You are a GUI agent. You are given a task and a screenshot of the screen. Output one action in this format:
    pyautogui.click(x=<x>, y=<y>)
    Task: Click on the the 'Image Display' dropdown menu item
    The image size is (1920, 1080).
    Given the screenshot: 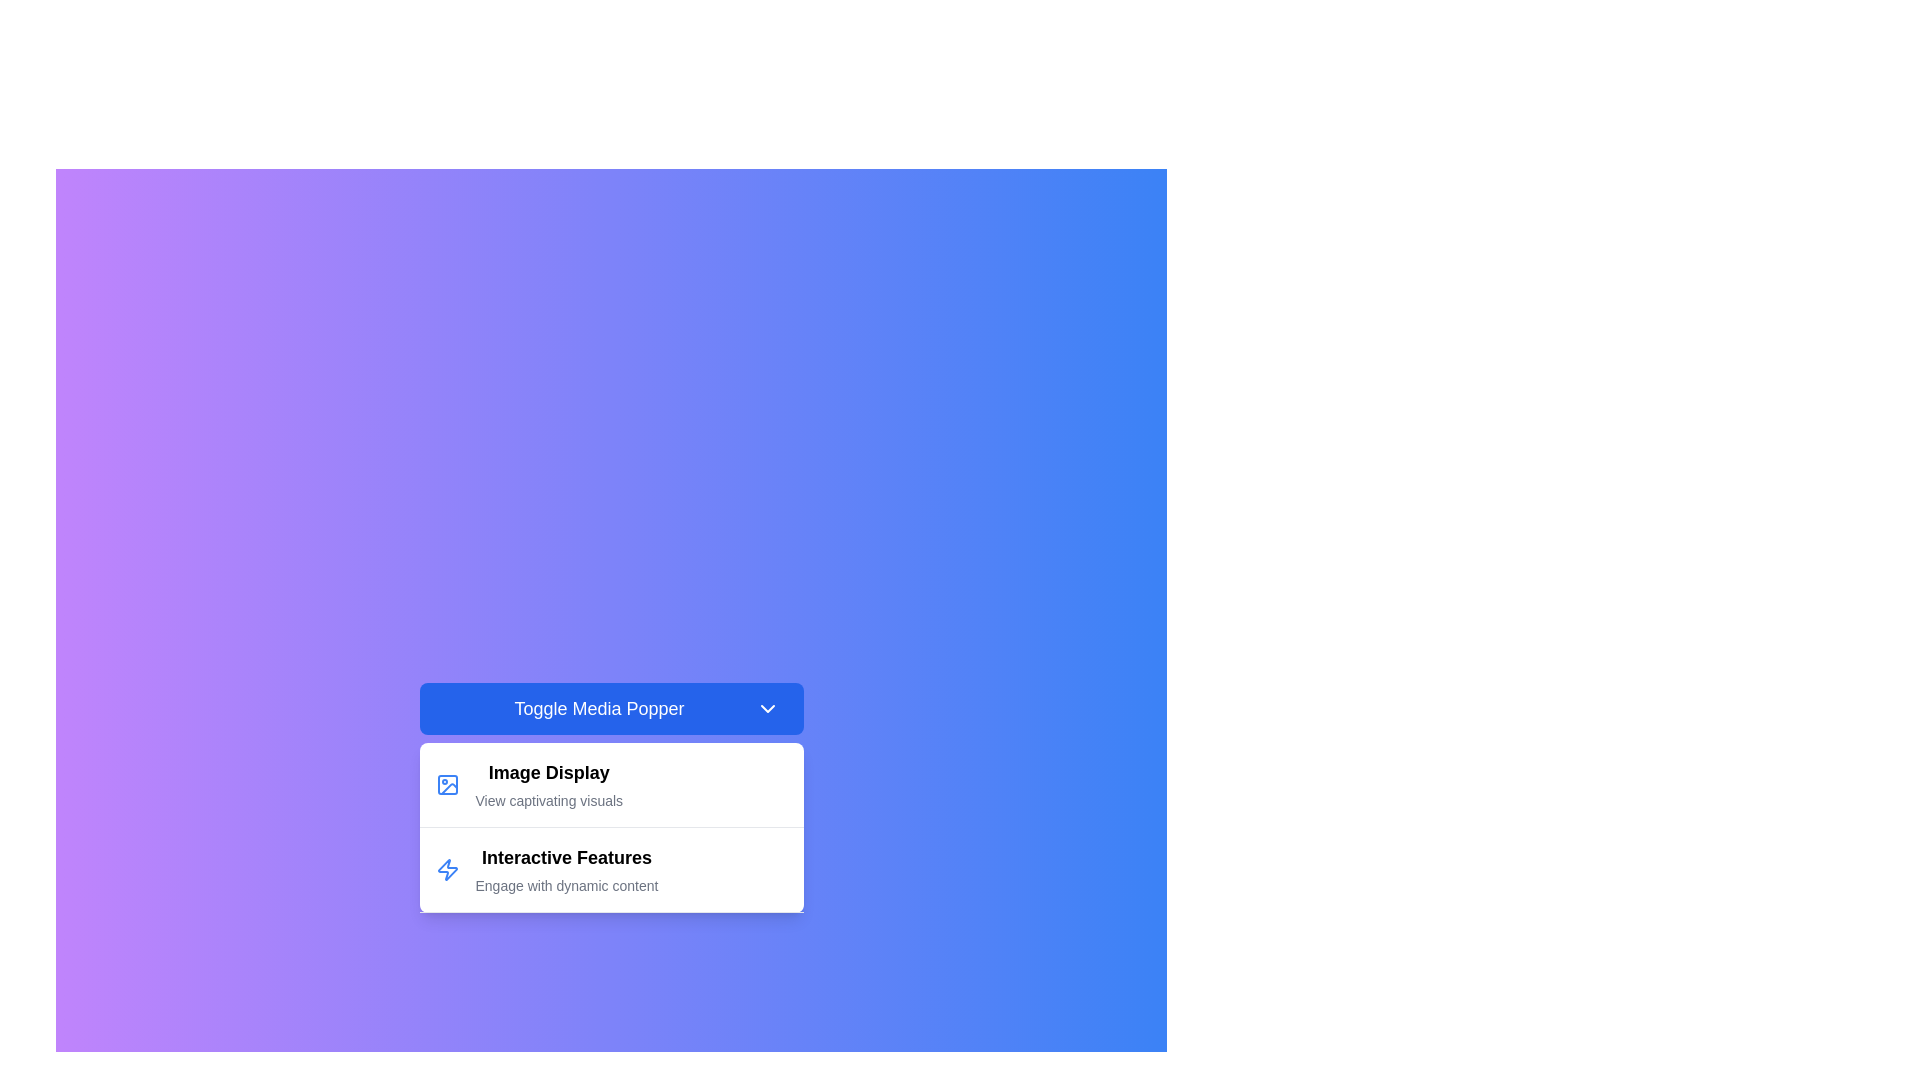 What is the action you would take?
    pyautogui.click(x=610, y=784)
    